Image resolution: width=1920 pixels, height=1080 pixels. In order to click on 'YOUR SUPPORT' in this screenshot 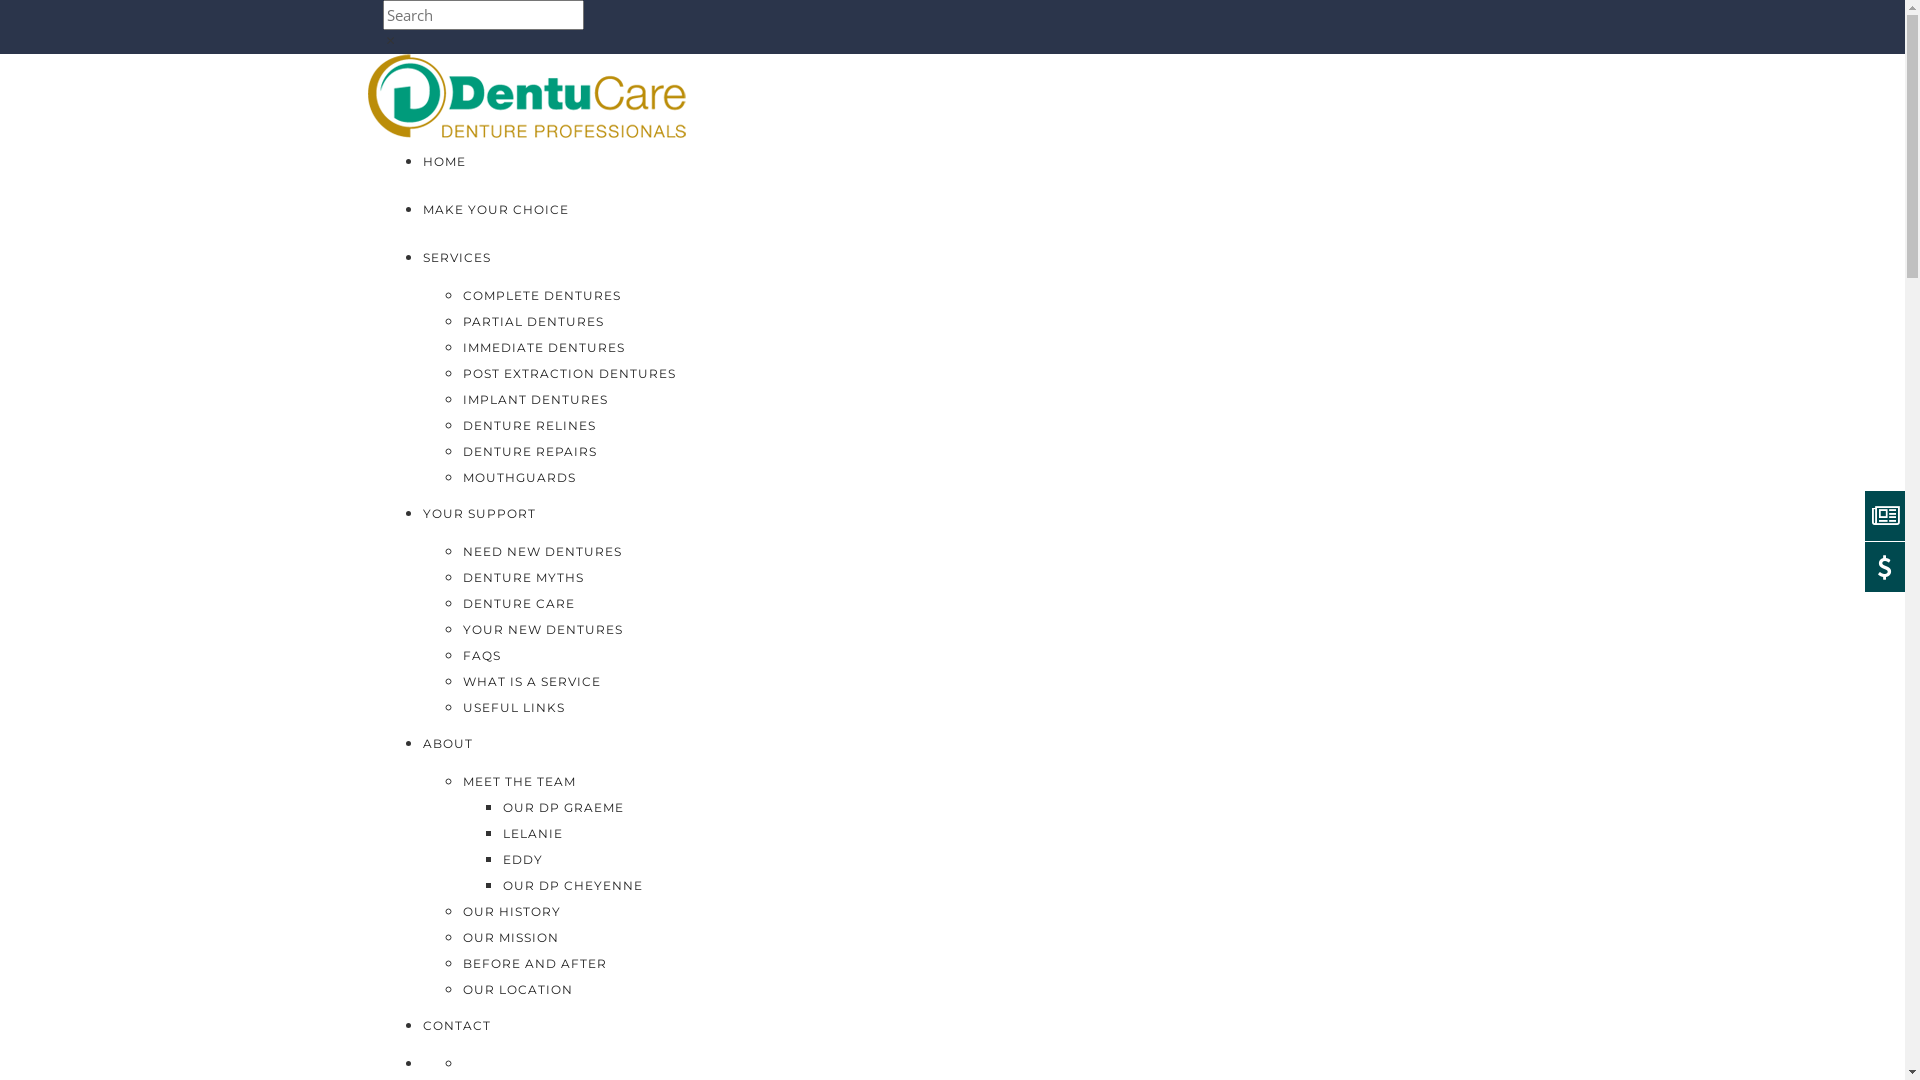, I will do `click(477, 512)`.